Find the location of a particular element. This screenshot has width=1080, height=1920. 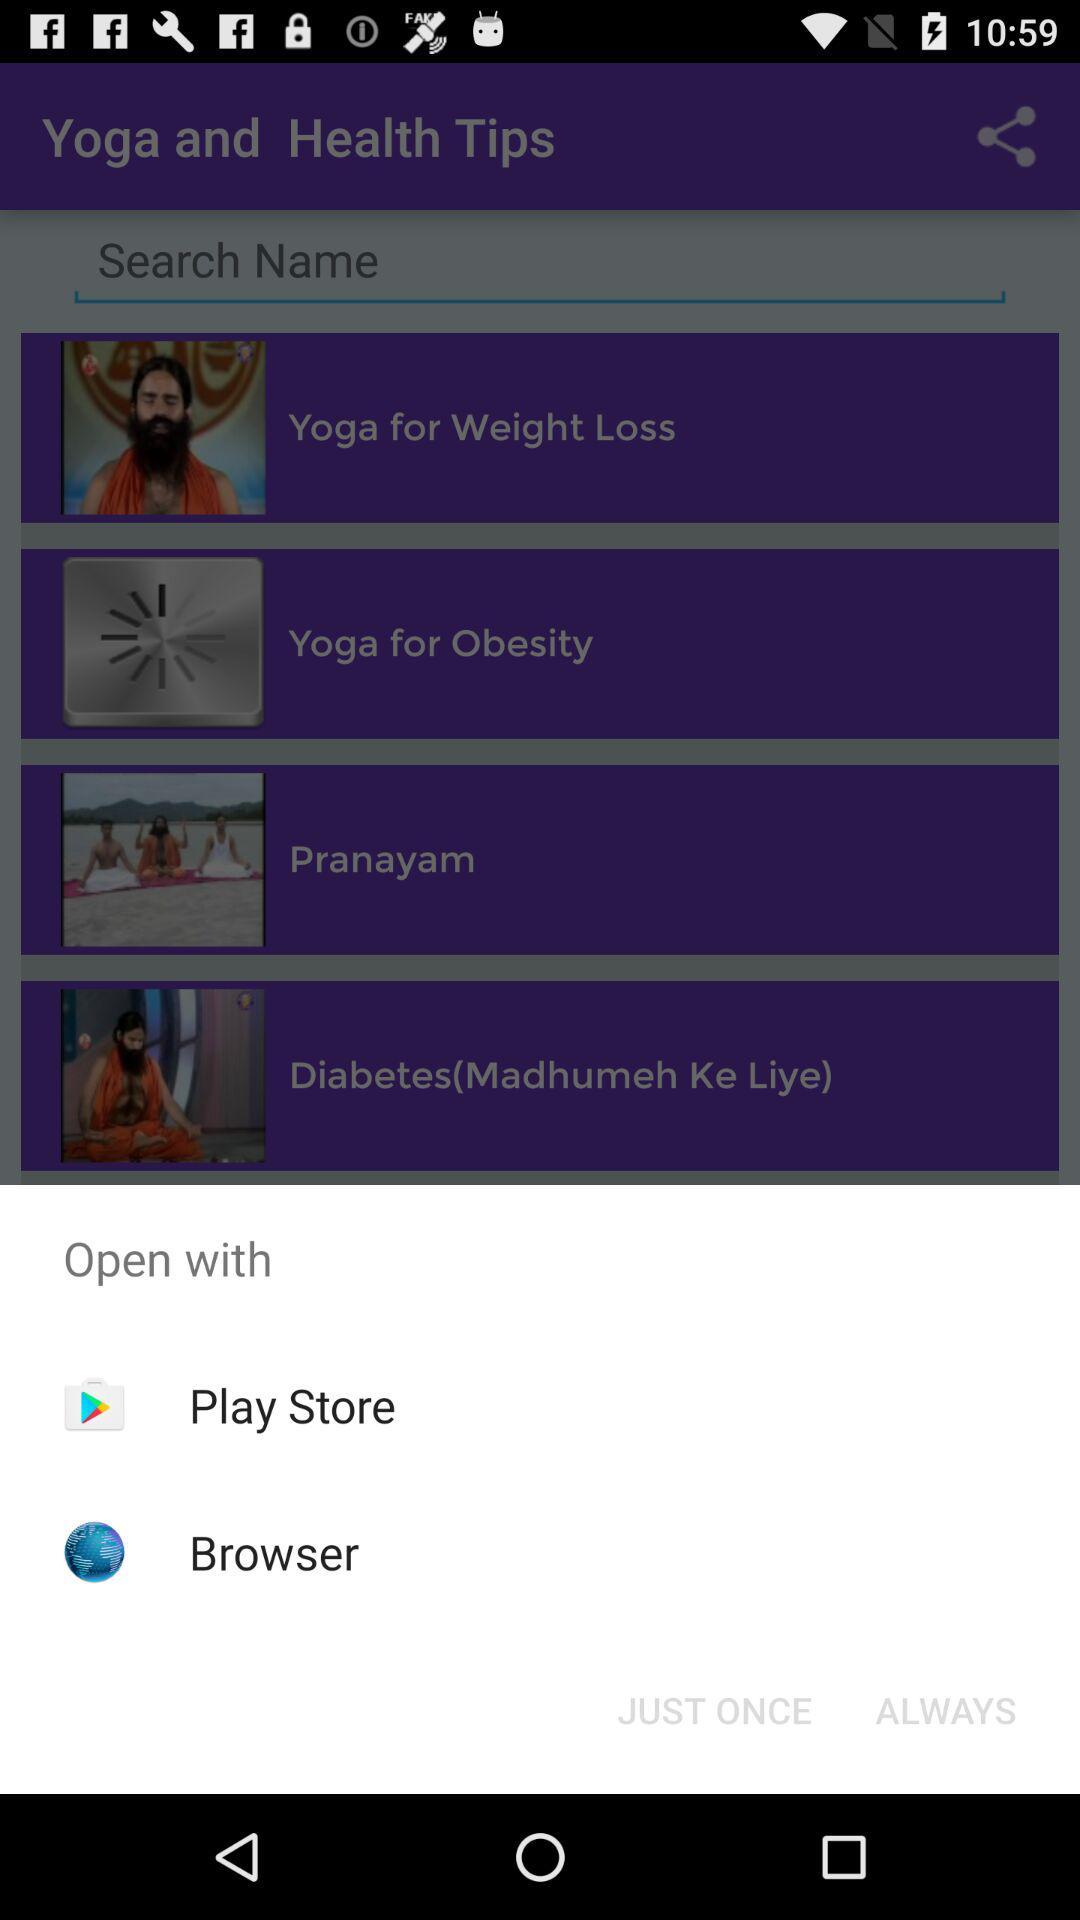

just once icon is located at coordinates (713, 1708).